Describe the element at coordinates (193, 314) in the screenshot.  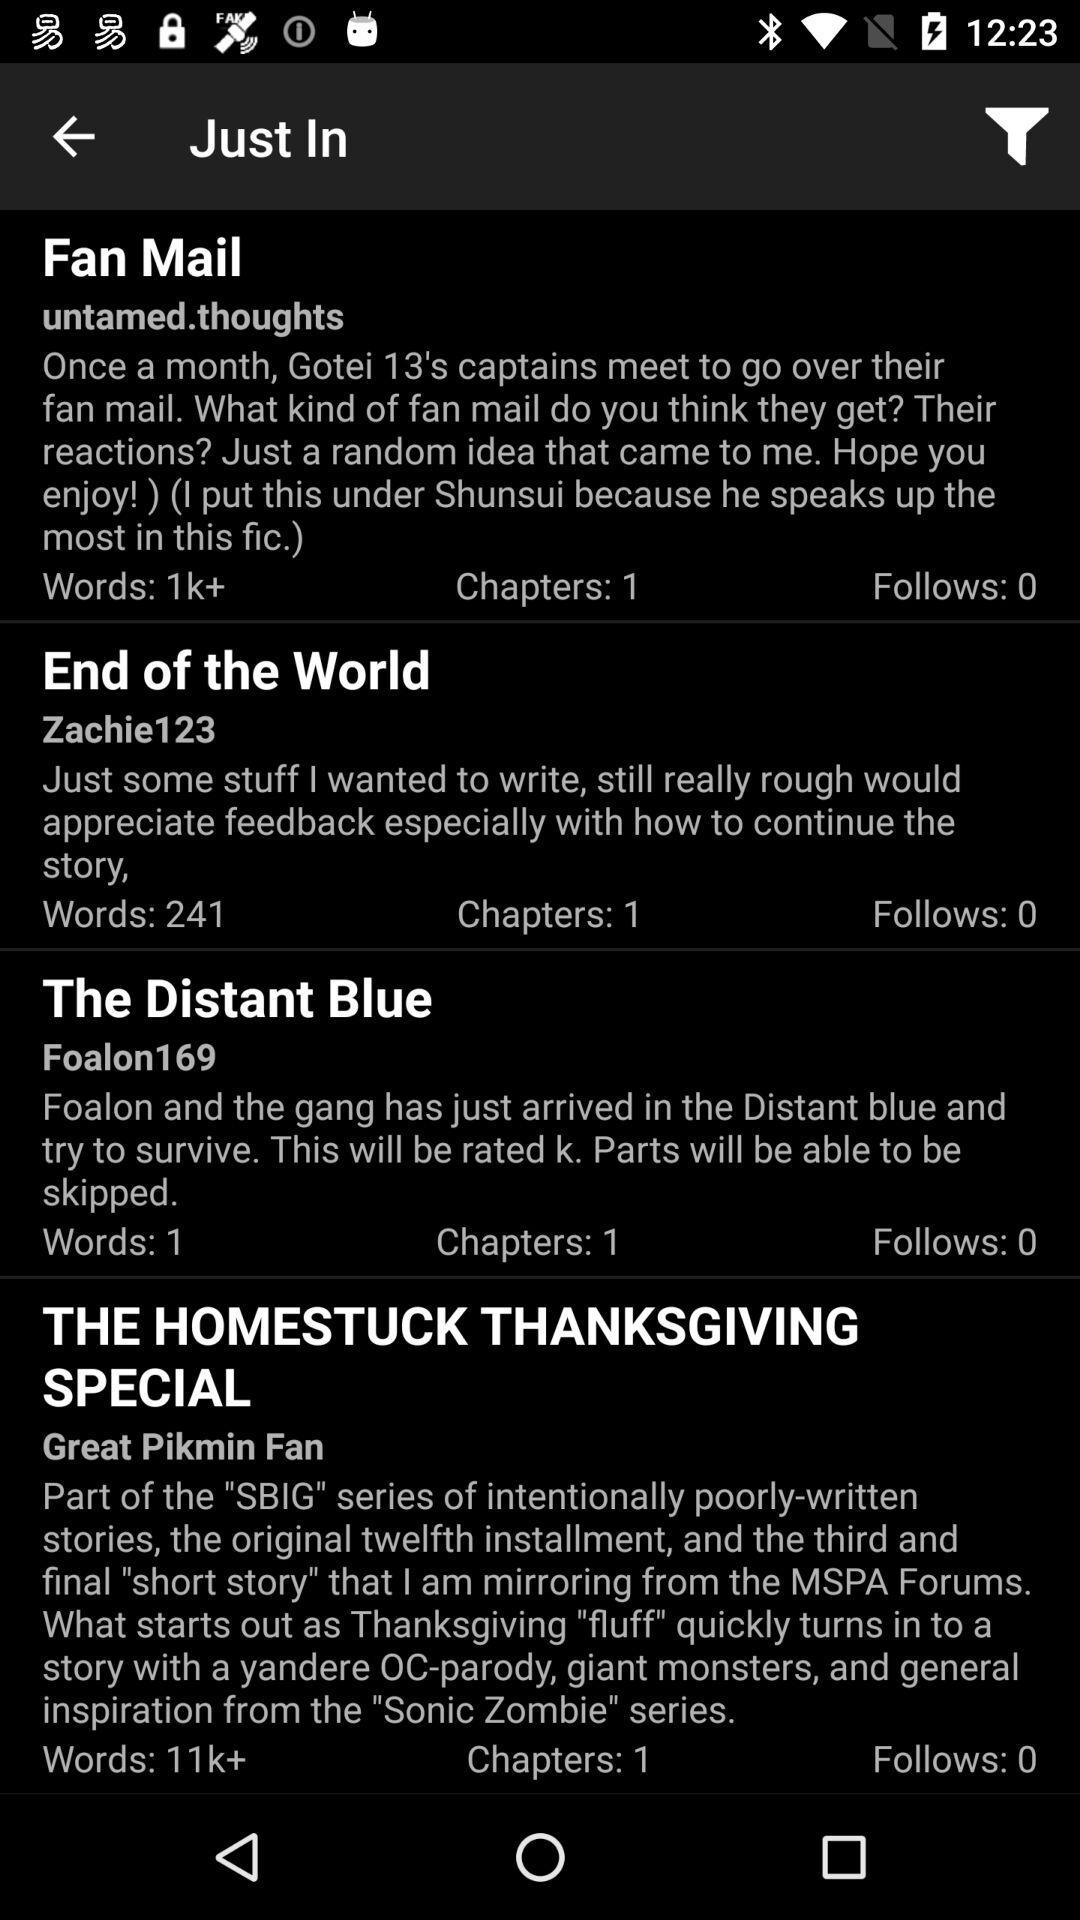
I see `the untamed.thoughts` at that location.